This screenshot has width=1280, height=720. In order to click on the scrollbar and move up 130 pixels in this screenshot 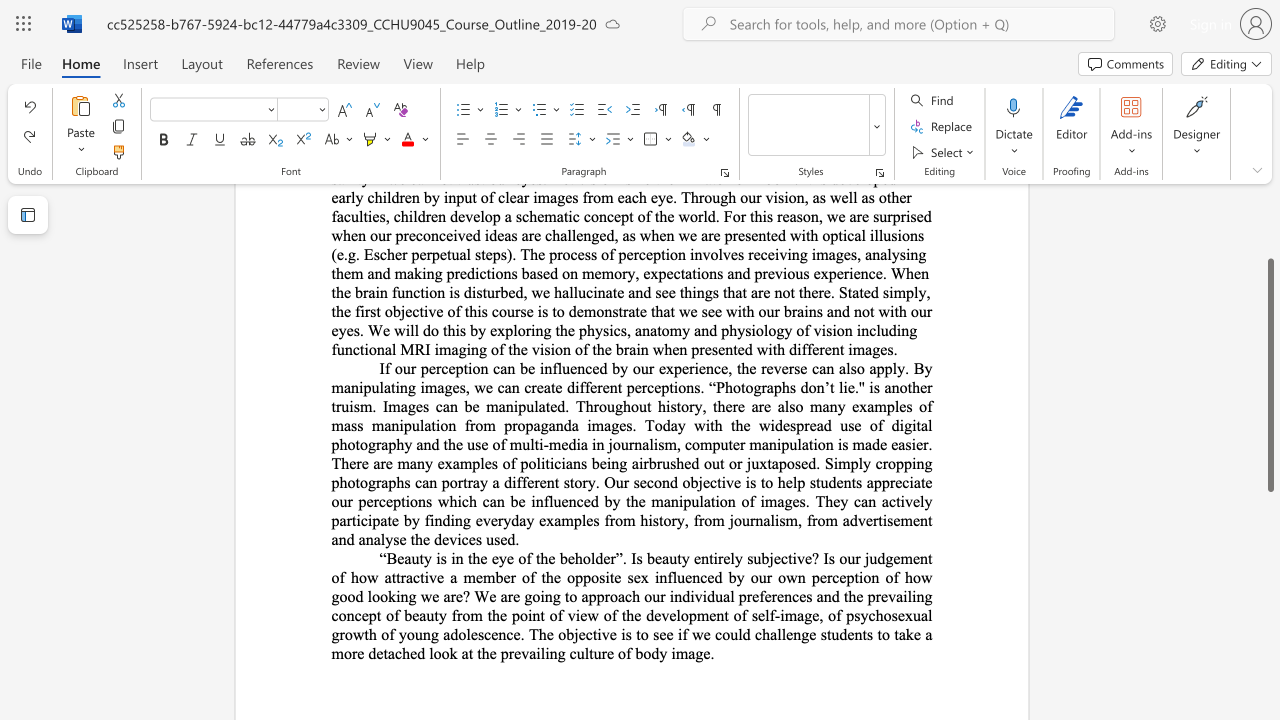, I will do `click(1269, 375)`.